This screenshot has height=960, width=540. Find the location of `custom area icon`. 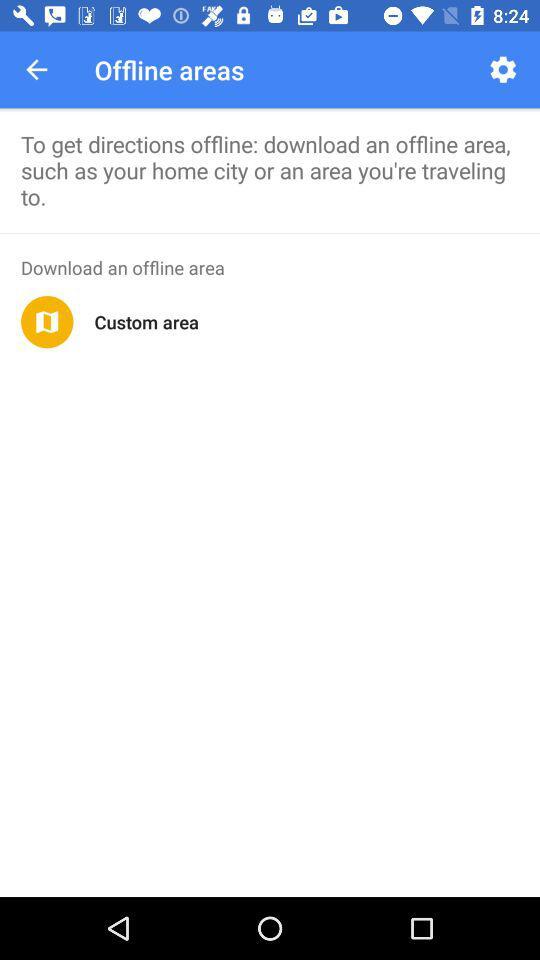

custom area icon is located at coordinates (145, 322).